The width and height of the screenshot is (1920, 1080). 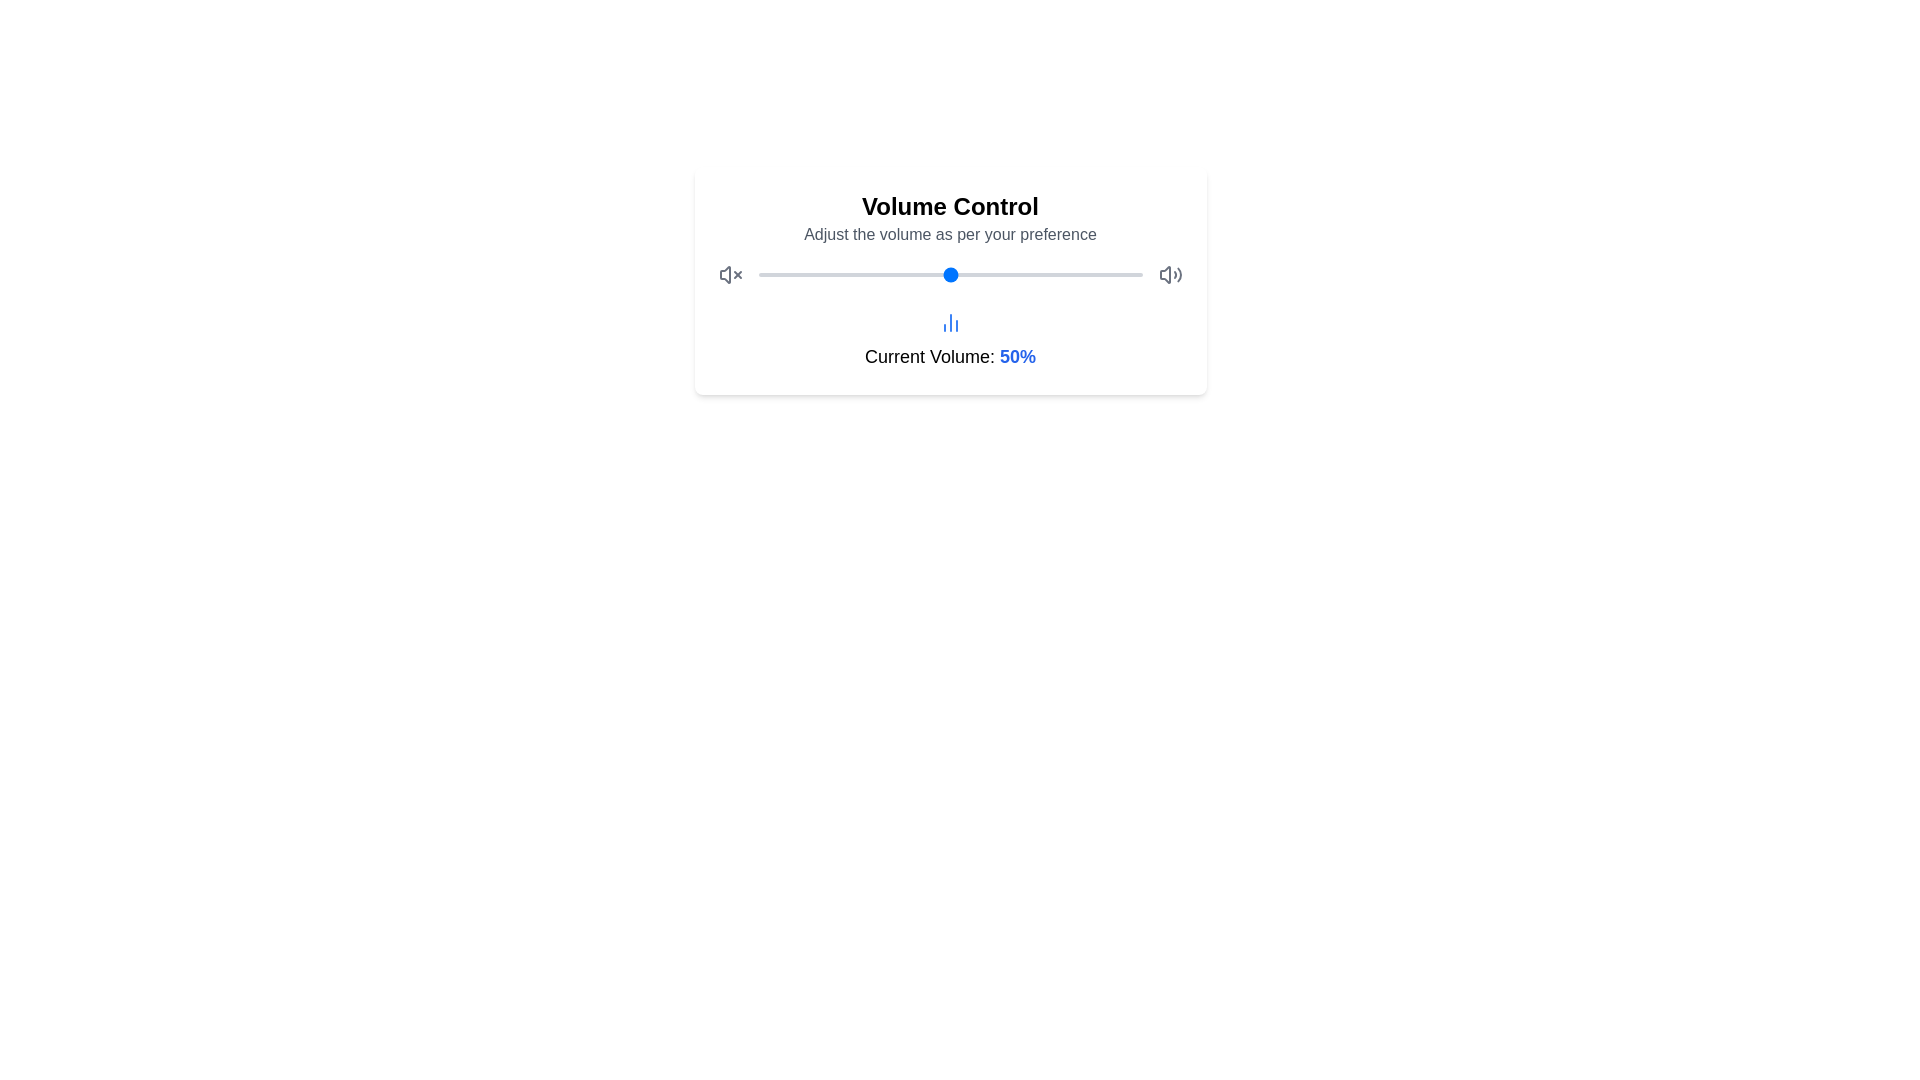 I want to click on the volume slider to set the volume to 28%, so click(x=866, y=274).